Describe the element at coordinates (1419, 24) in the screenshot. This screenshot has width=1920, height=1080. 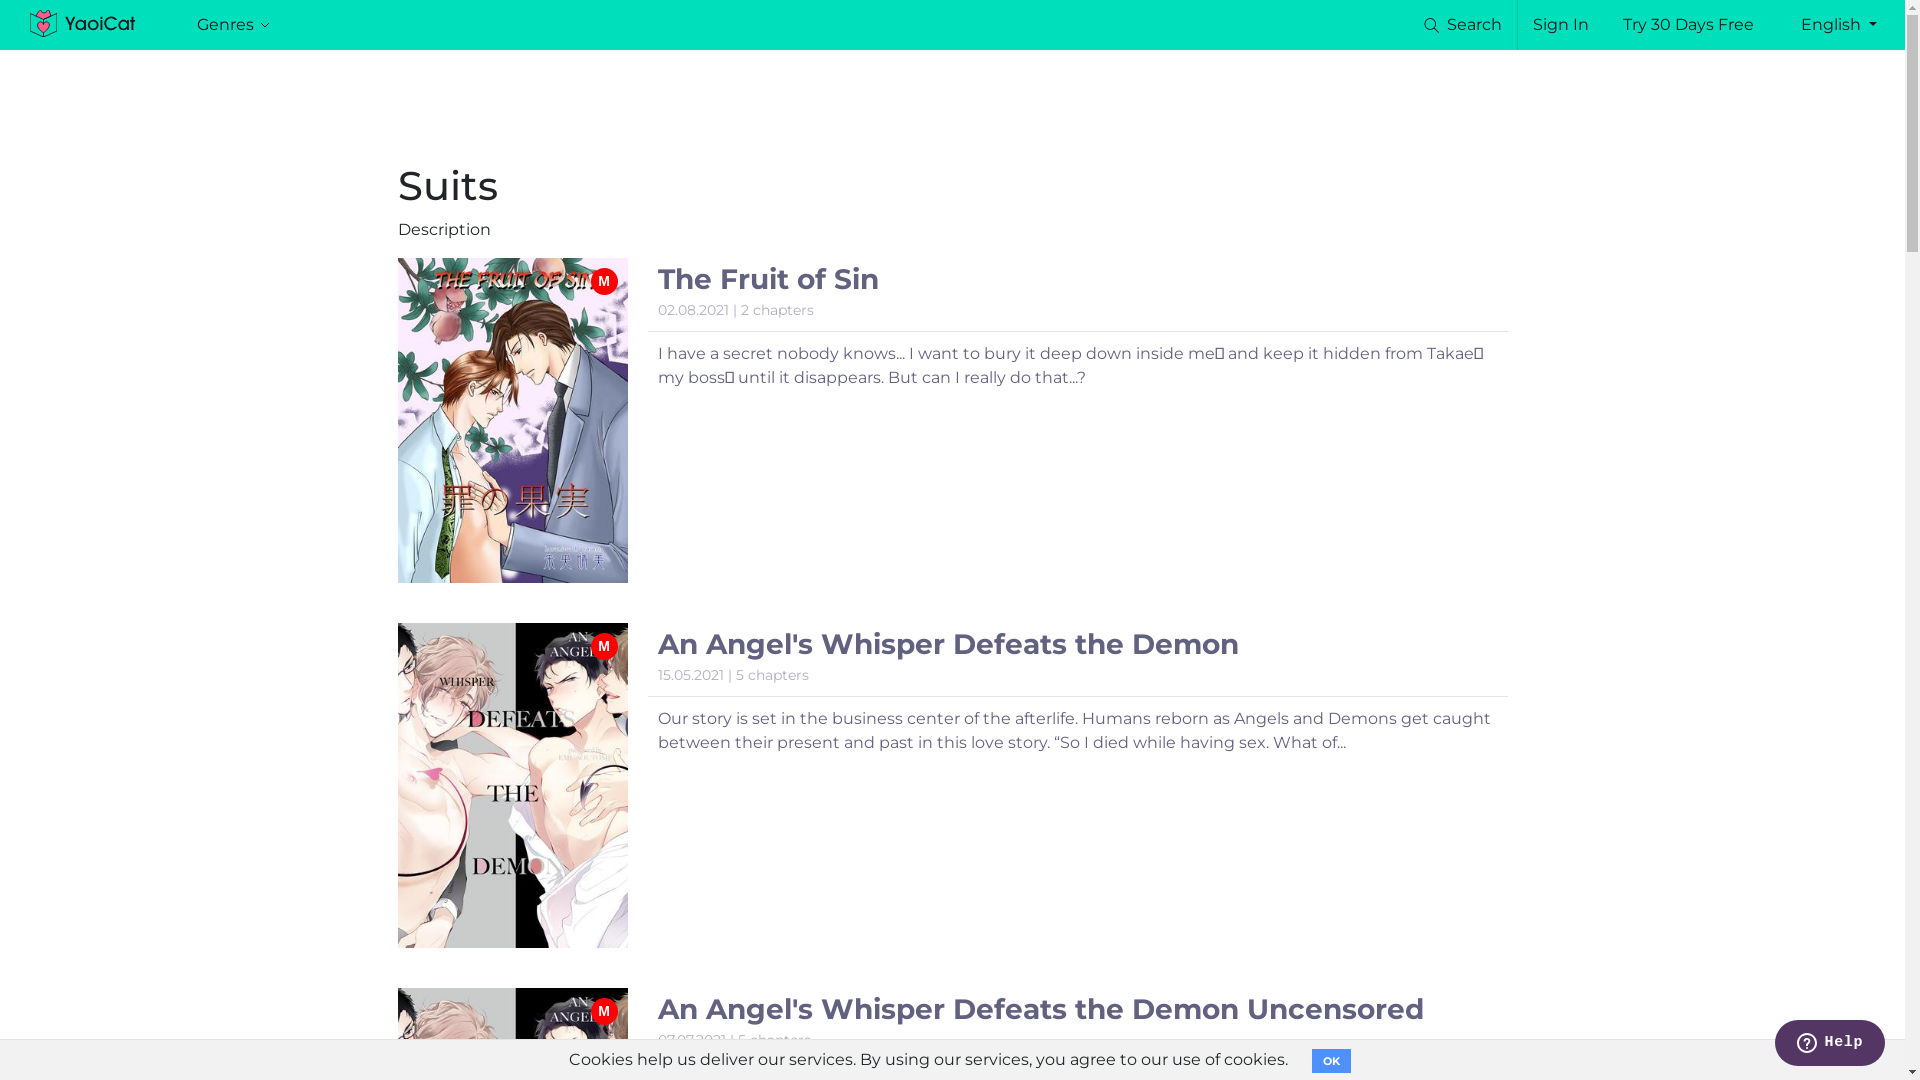
I see `'Search'` at that location.